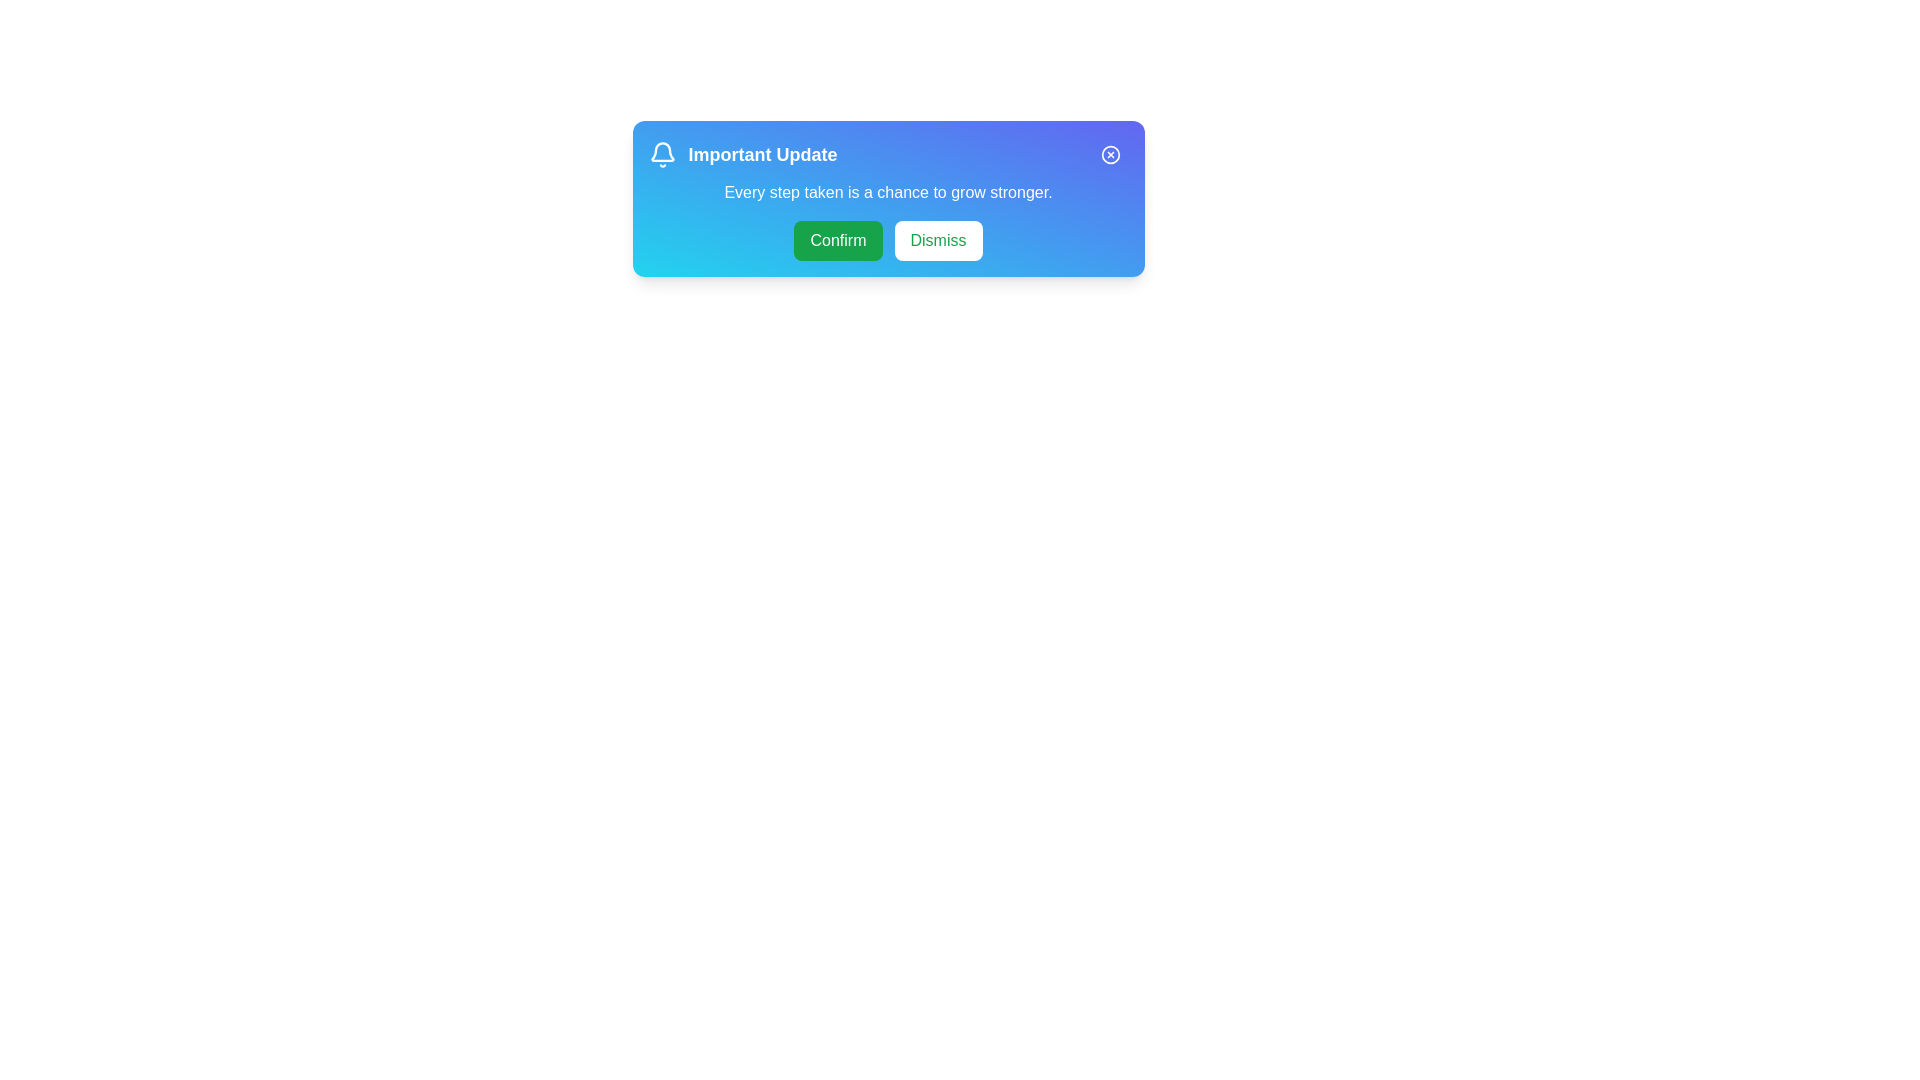 This screenshot has width=1920, height=1080. I want to click on close button to dismiss the alert, so click(1109, 153).